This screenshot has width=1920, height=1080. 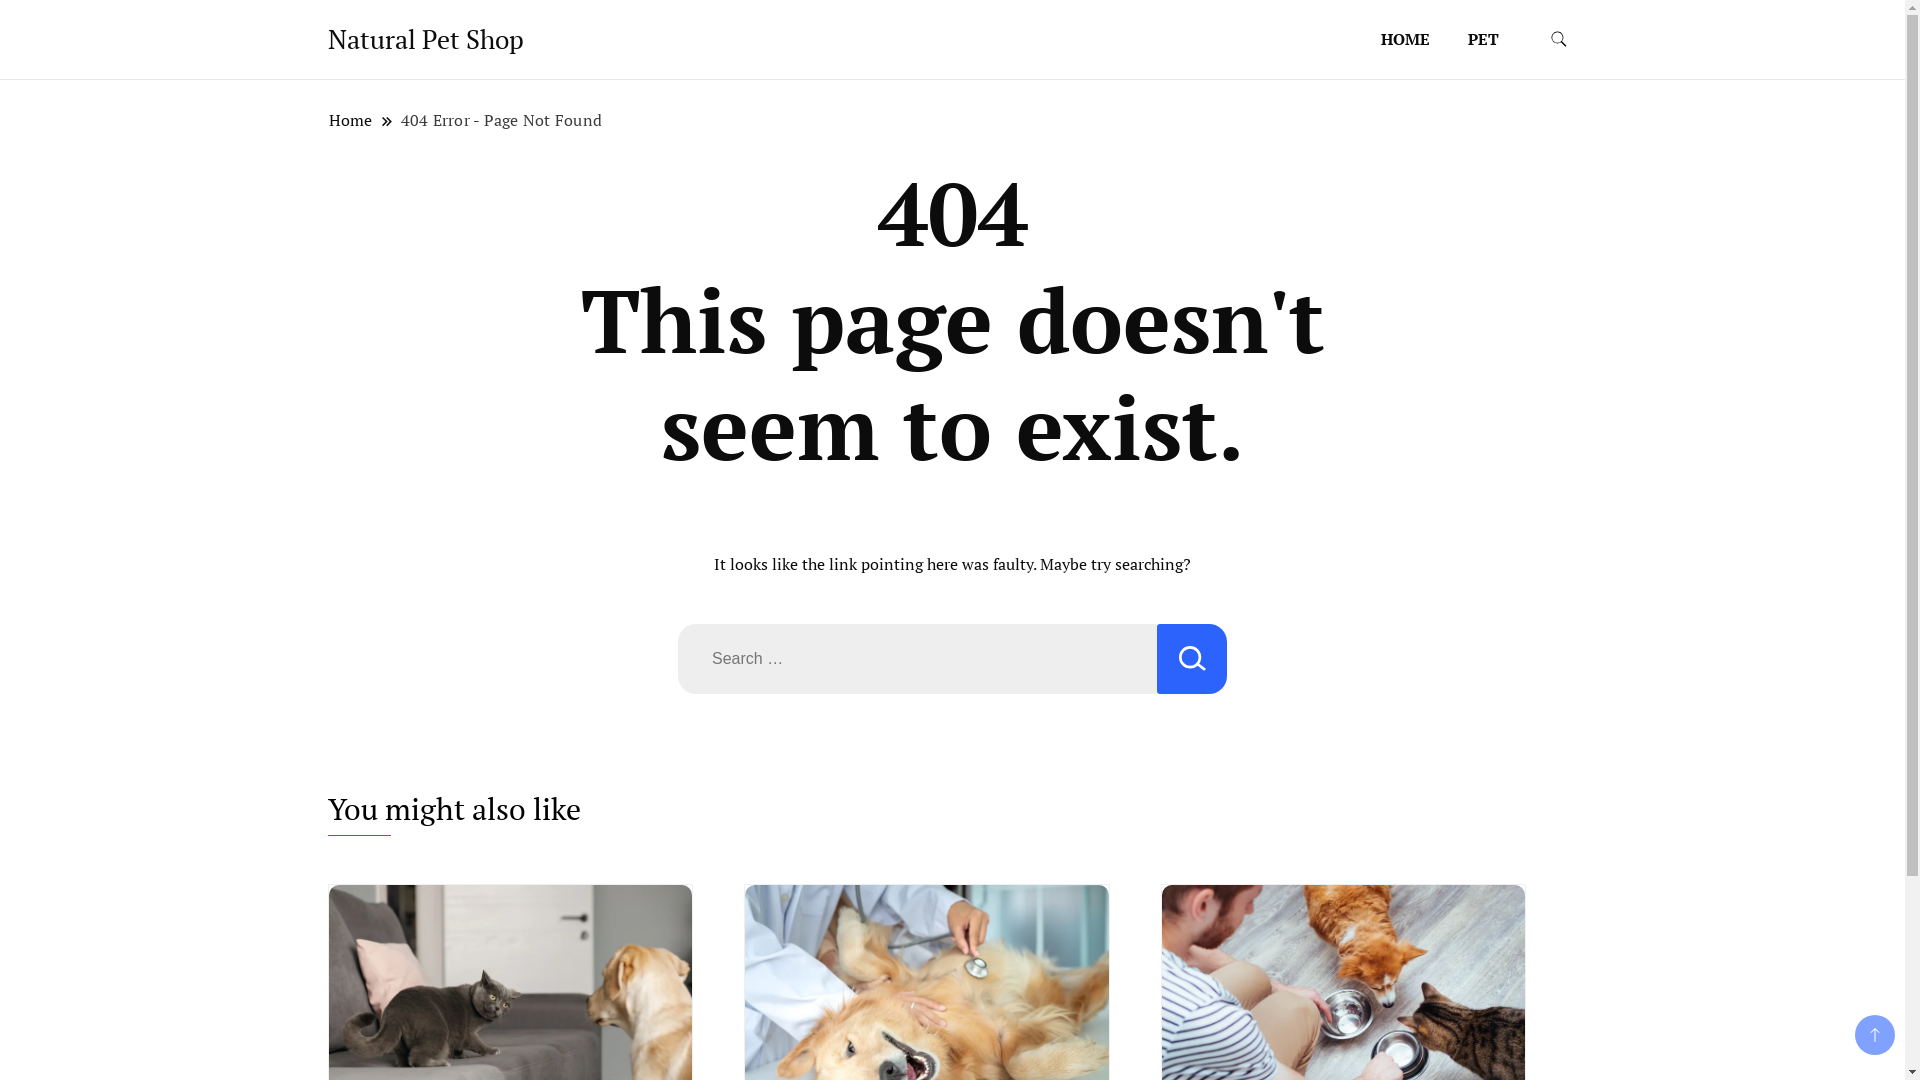 I want to click on '404 Error - Page Not Found', so click(x=399, y=119).